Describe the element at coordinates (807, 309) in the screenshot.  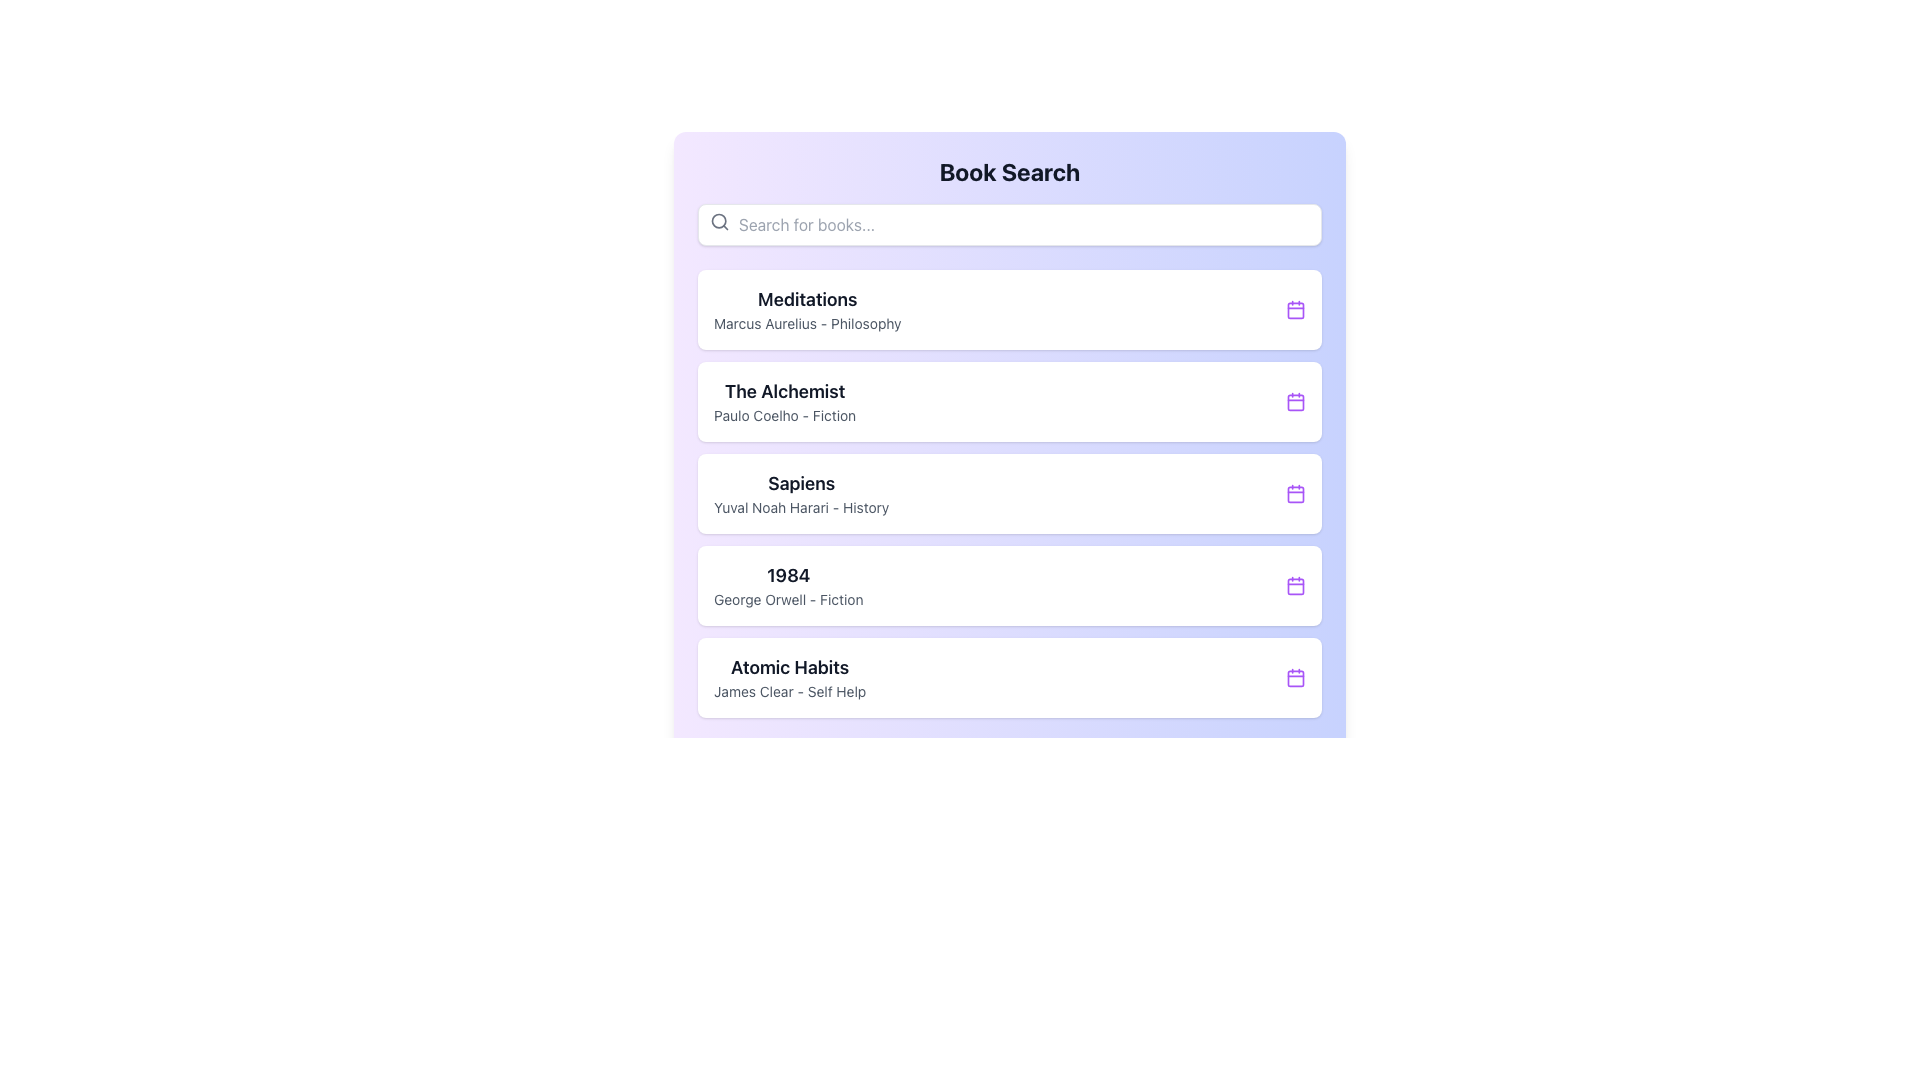
I see `the text block representing the book 'Meditations'` at that location.